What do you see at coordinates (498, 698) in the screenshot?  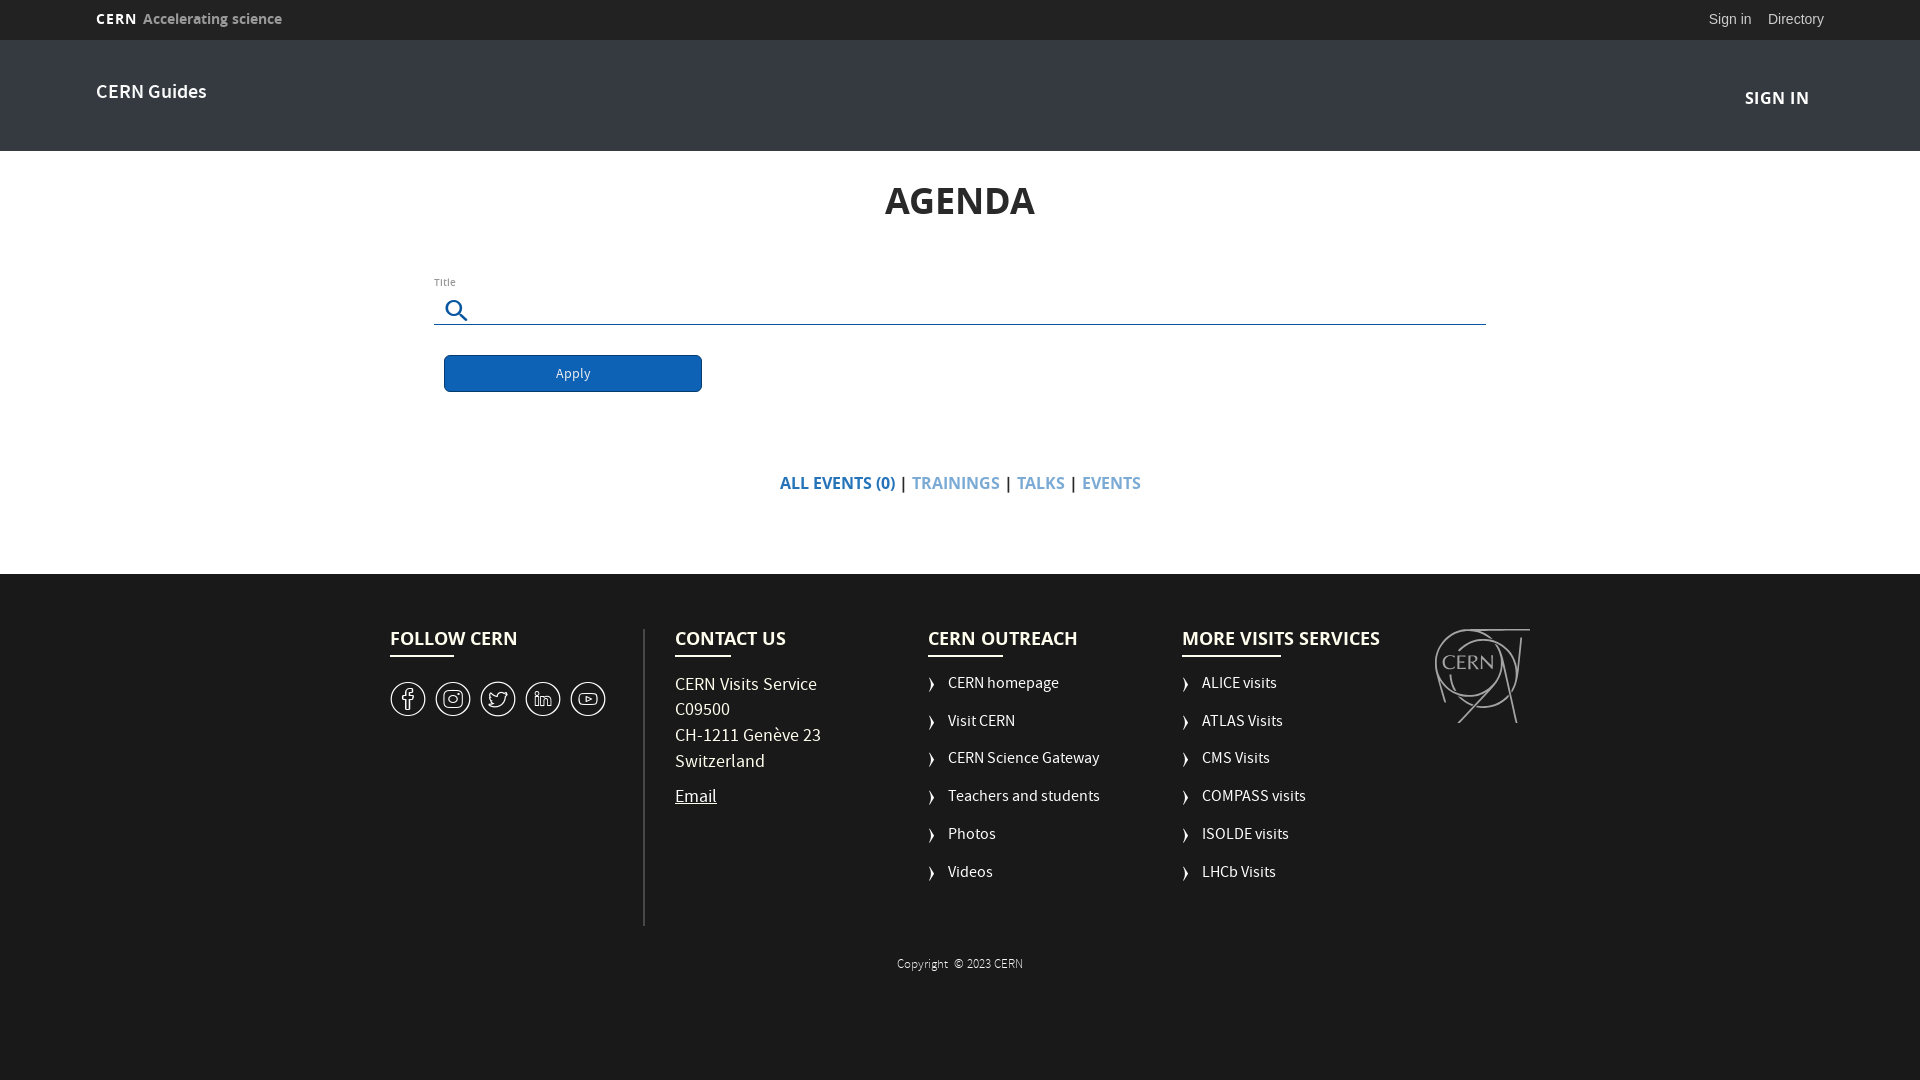 I see `'W'` at bounding box center [498, 698].